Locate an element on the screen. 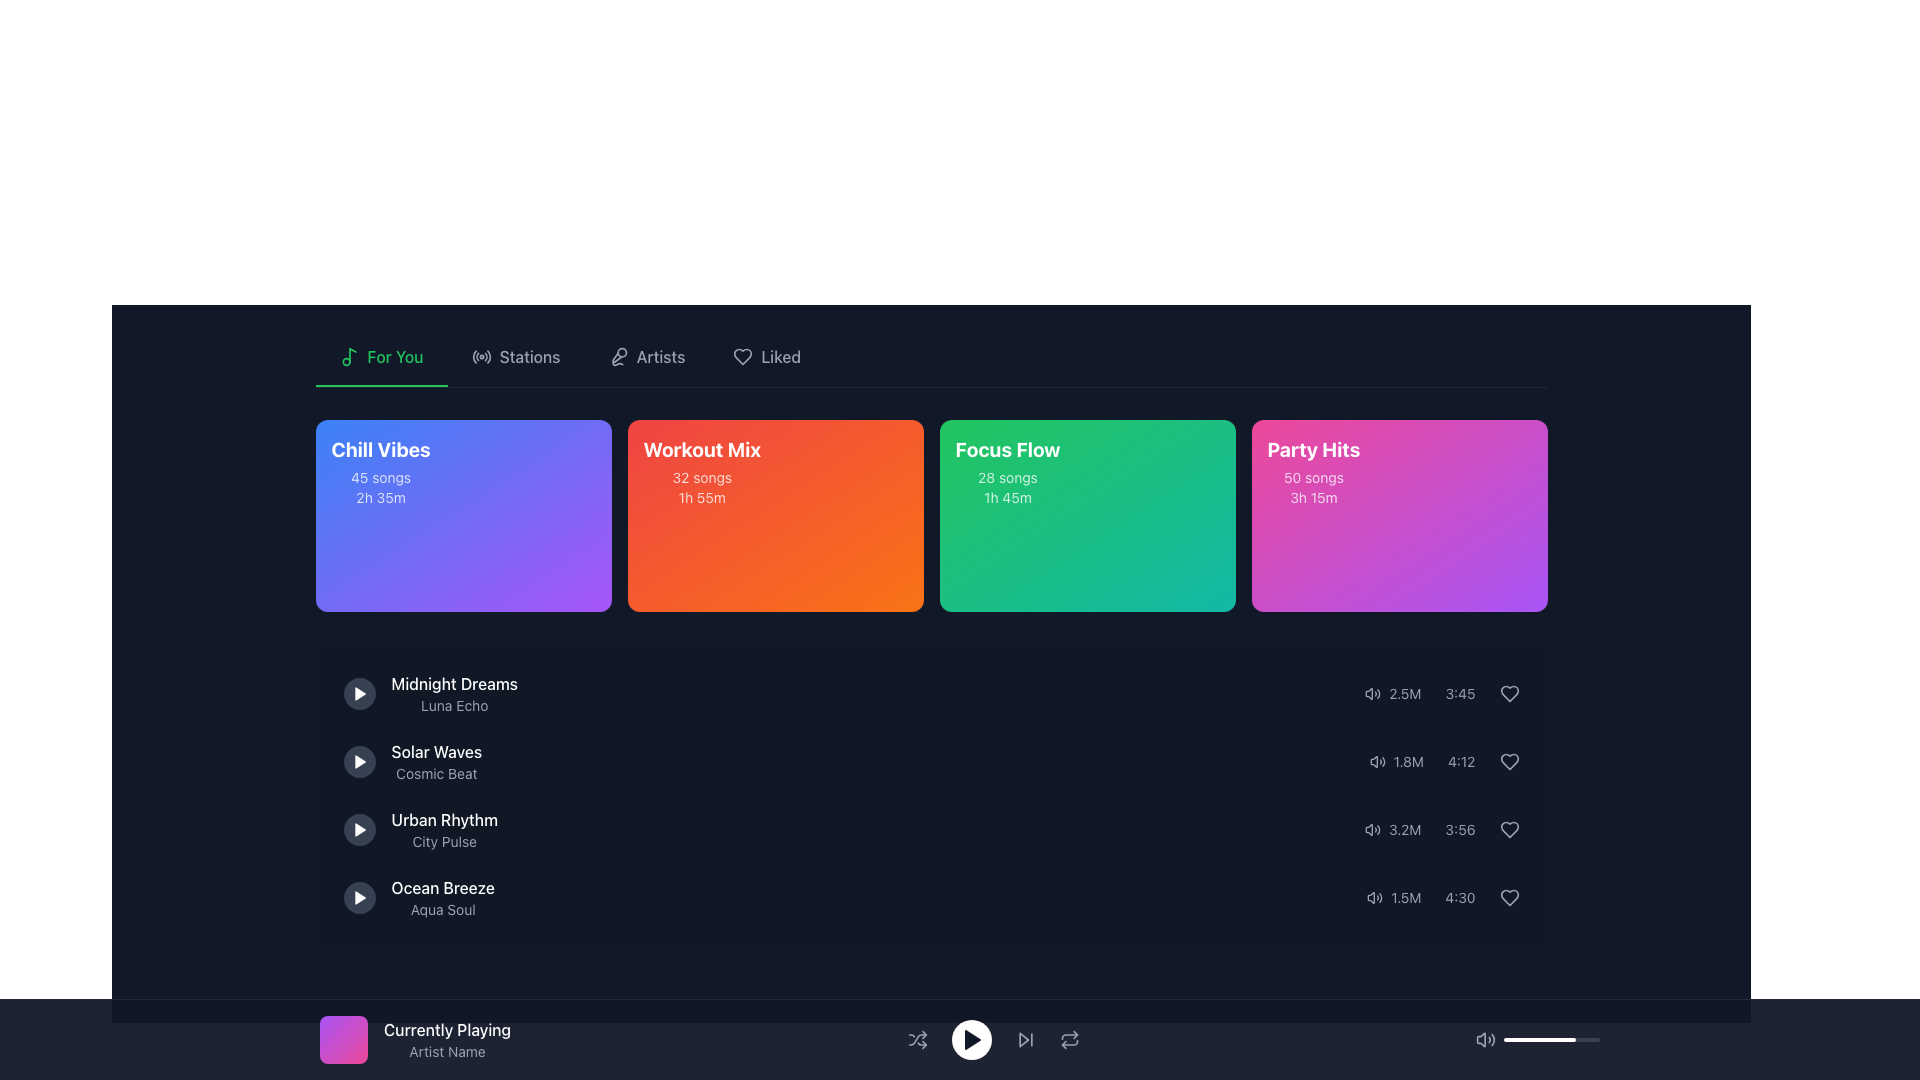  the volume is located at coordinates (1510, 1039).